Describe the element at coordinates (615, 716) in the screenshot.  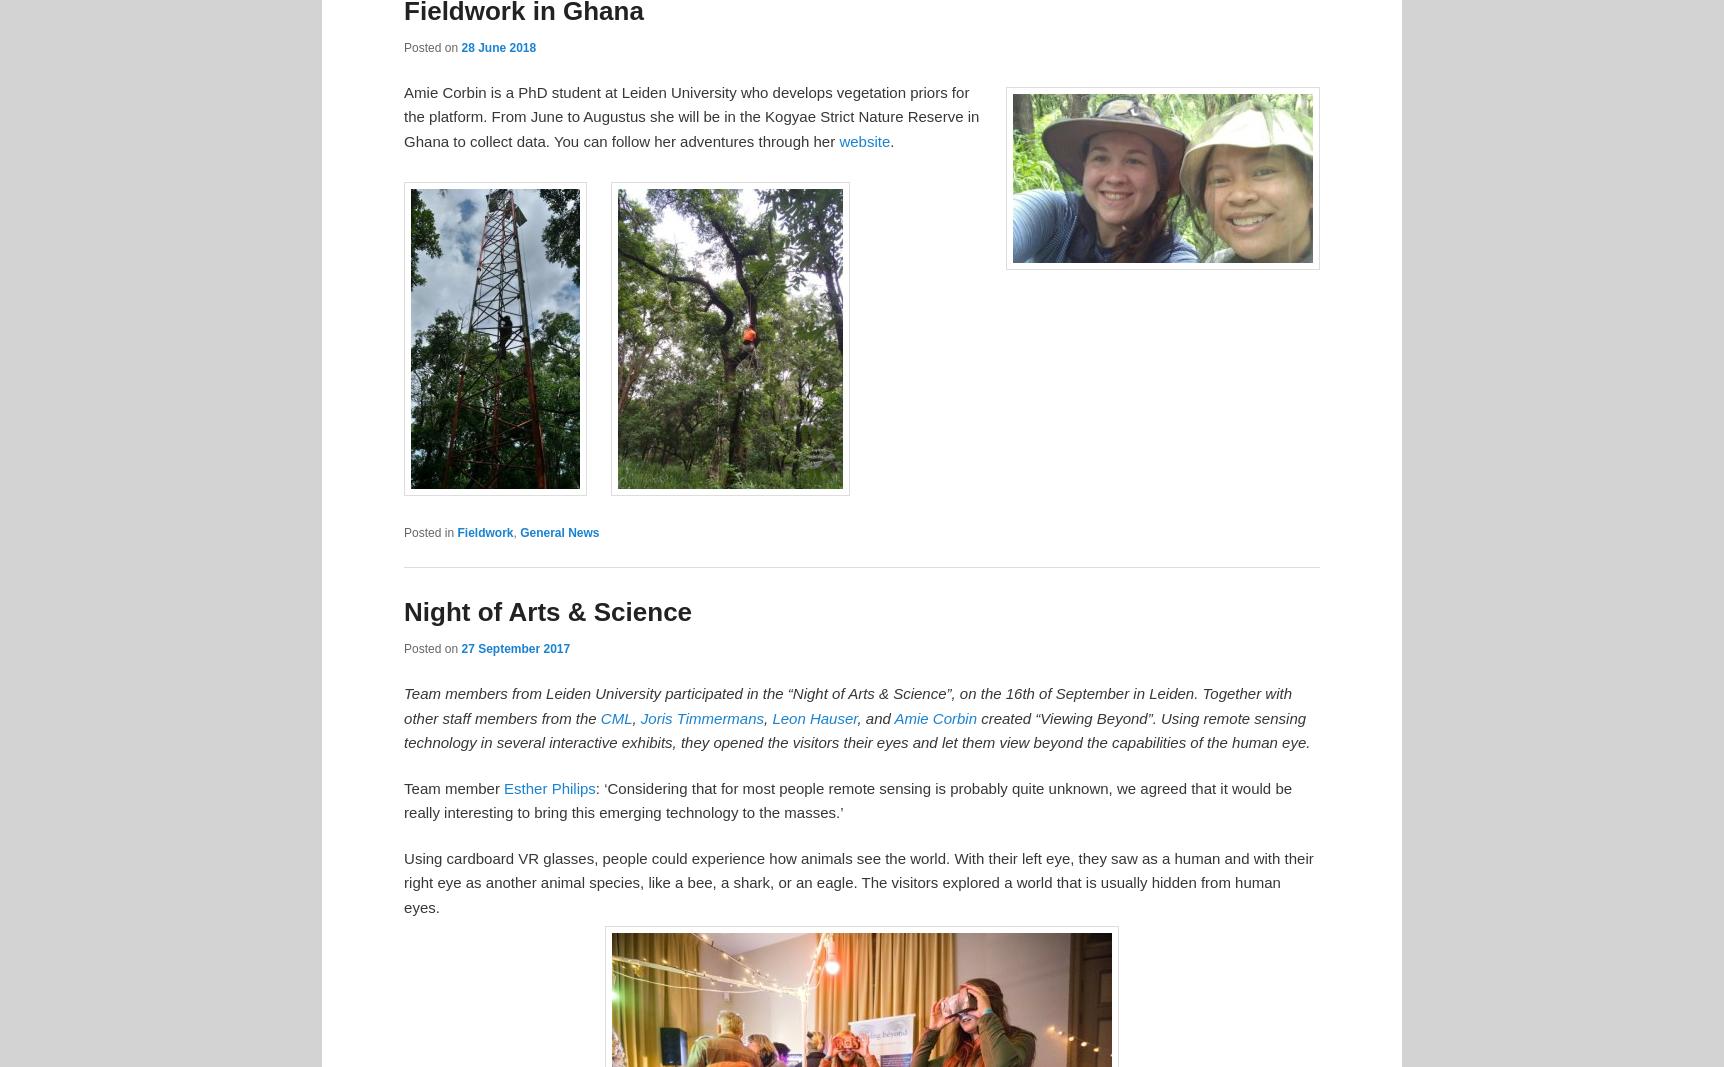
I see `'CML'` at that location.